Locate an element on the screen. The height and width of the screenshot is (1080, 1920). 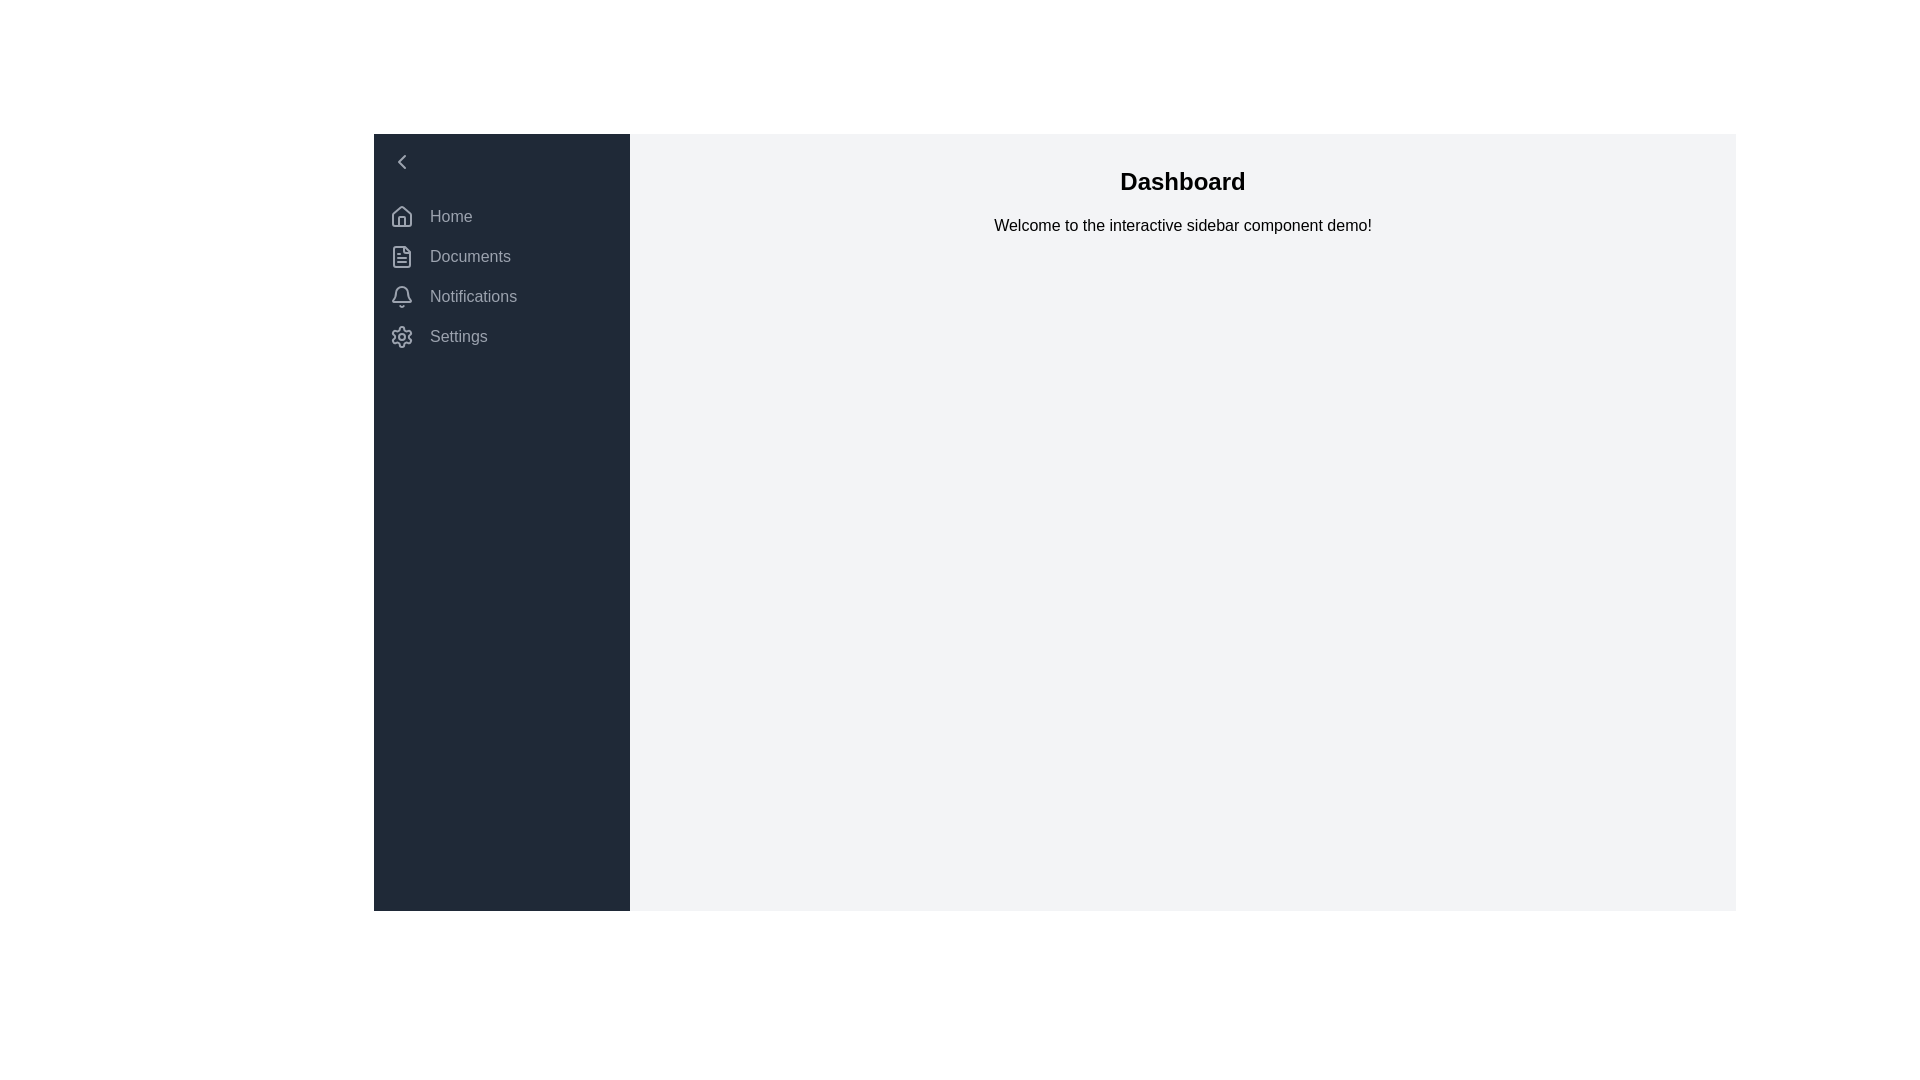
the toggle button to toggle the sidebar's expansion state is located at coordinates (502, 161).